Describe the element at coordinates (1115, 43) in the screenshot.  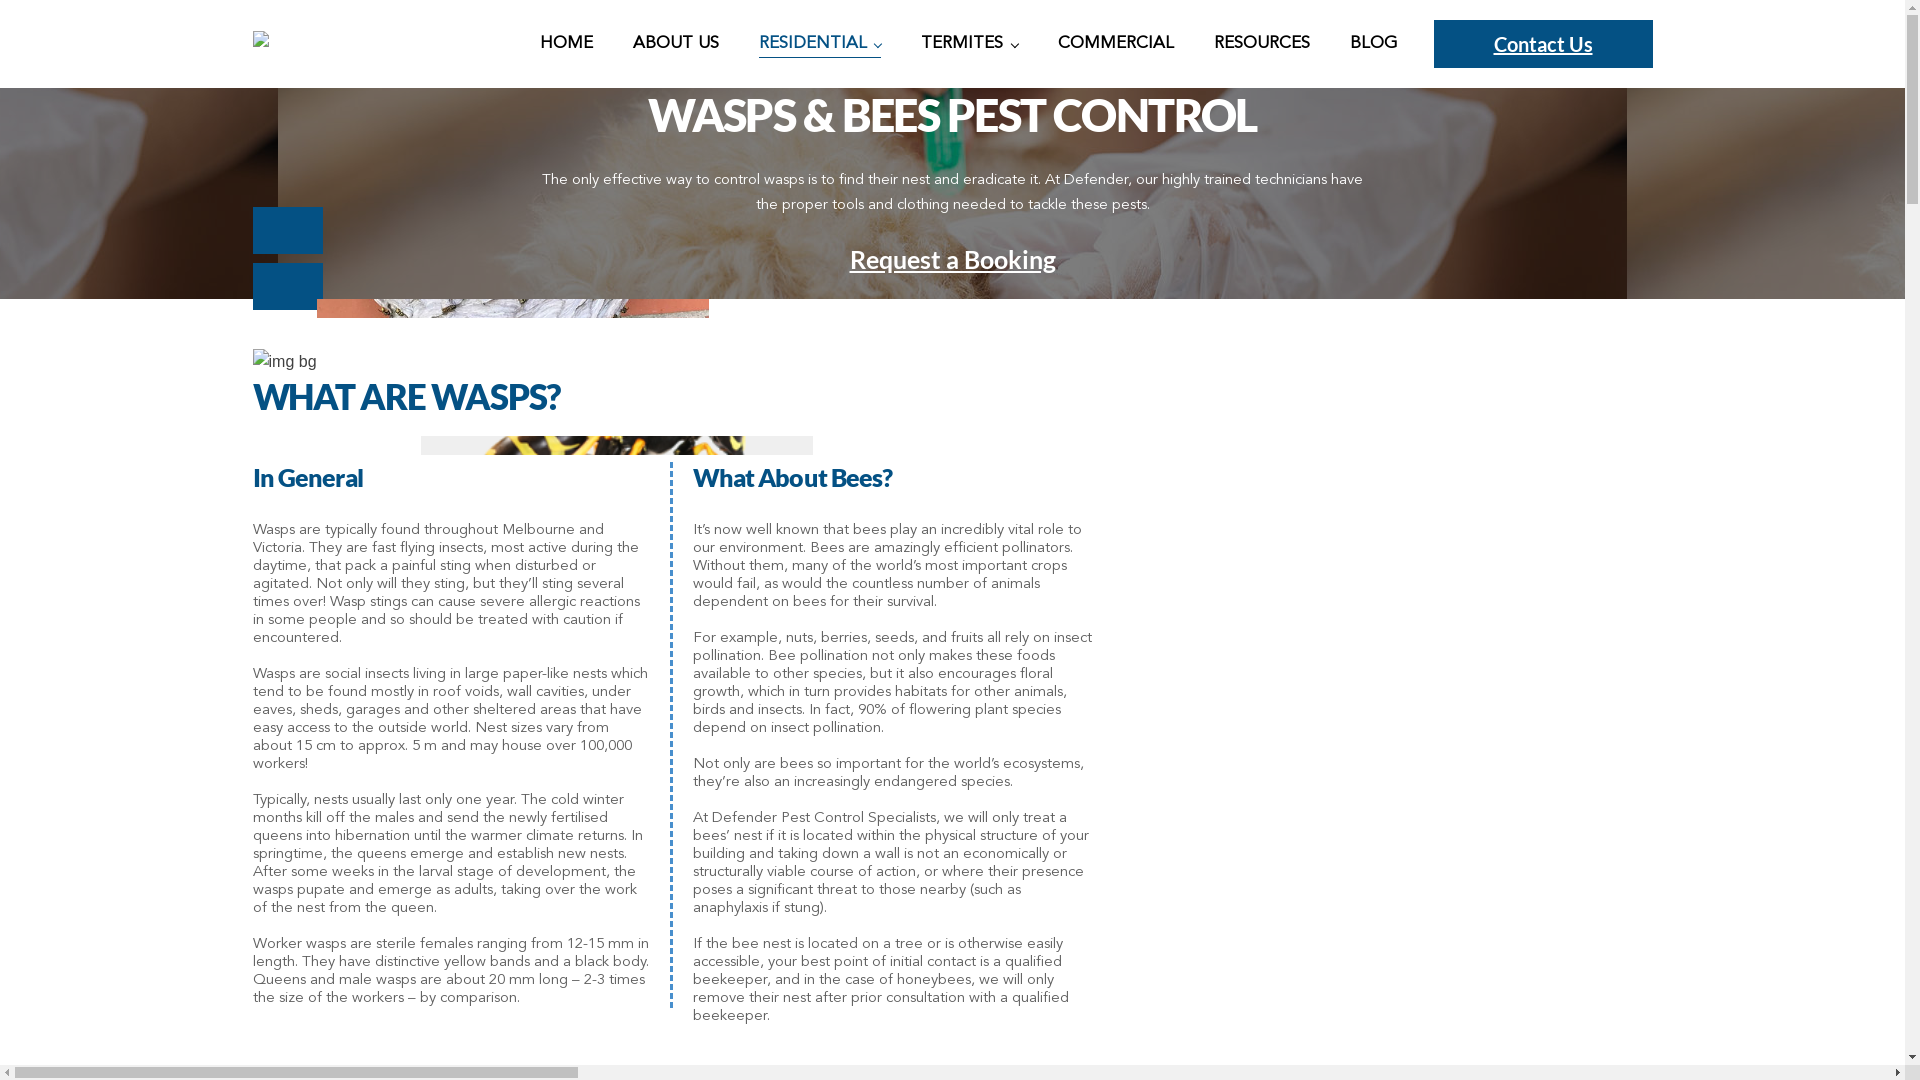
I see `'COMMERCIAL'` at that location.